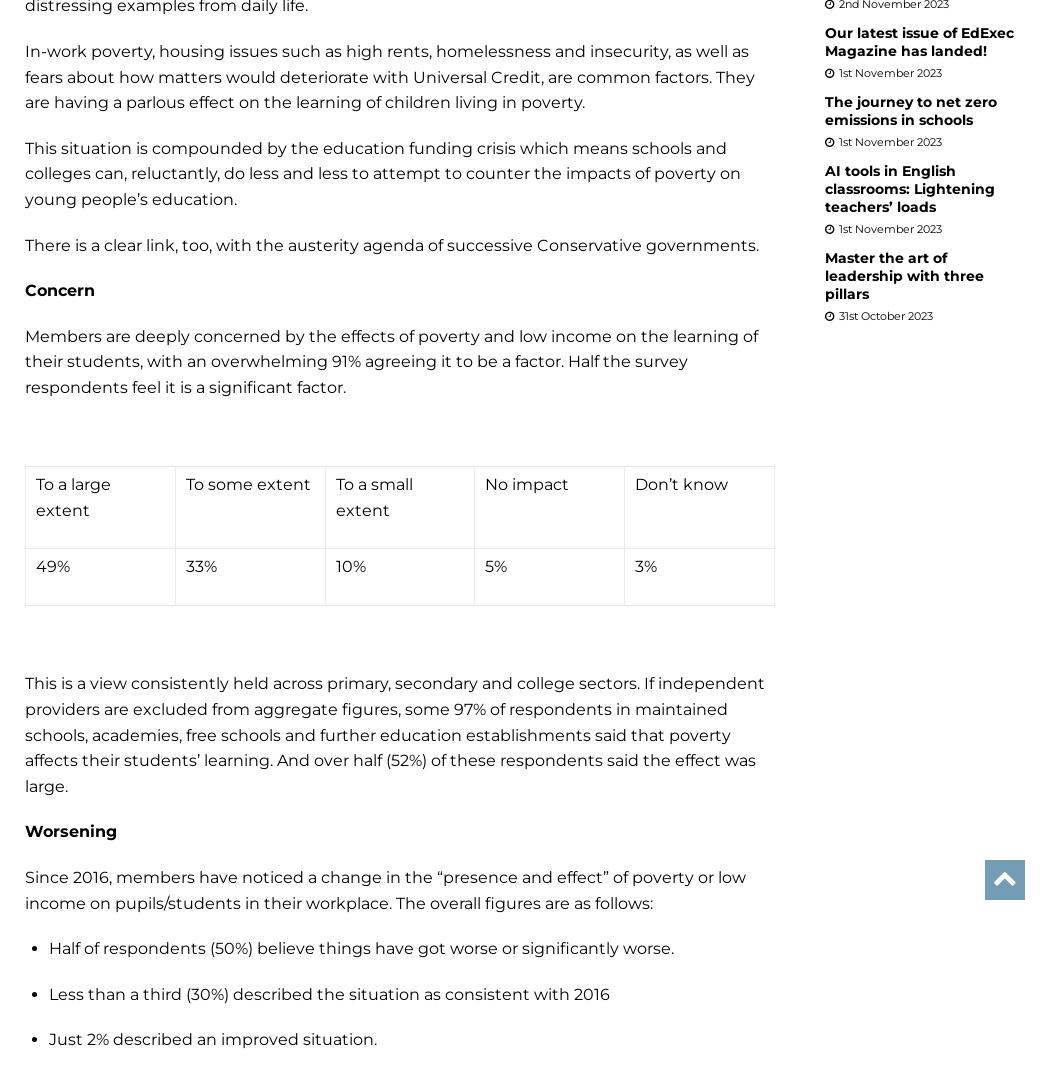 The height and width of the screenshot is (1075, 1050). What do you see at coordinates (823, 39) in the screenshot?
I see `'Our latest issue of EdExec Magazine has landed!'` at bounding box center [823, 39].